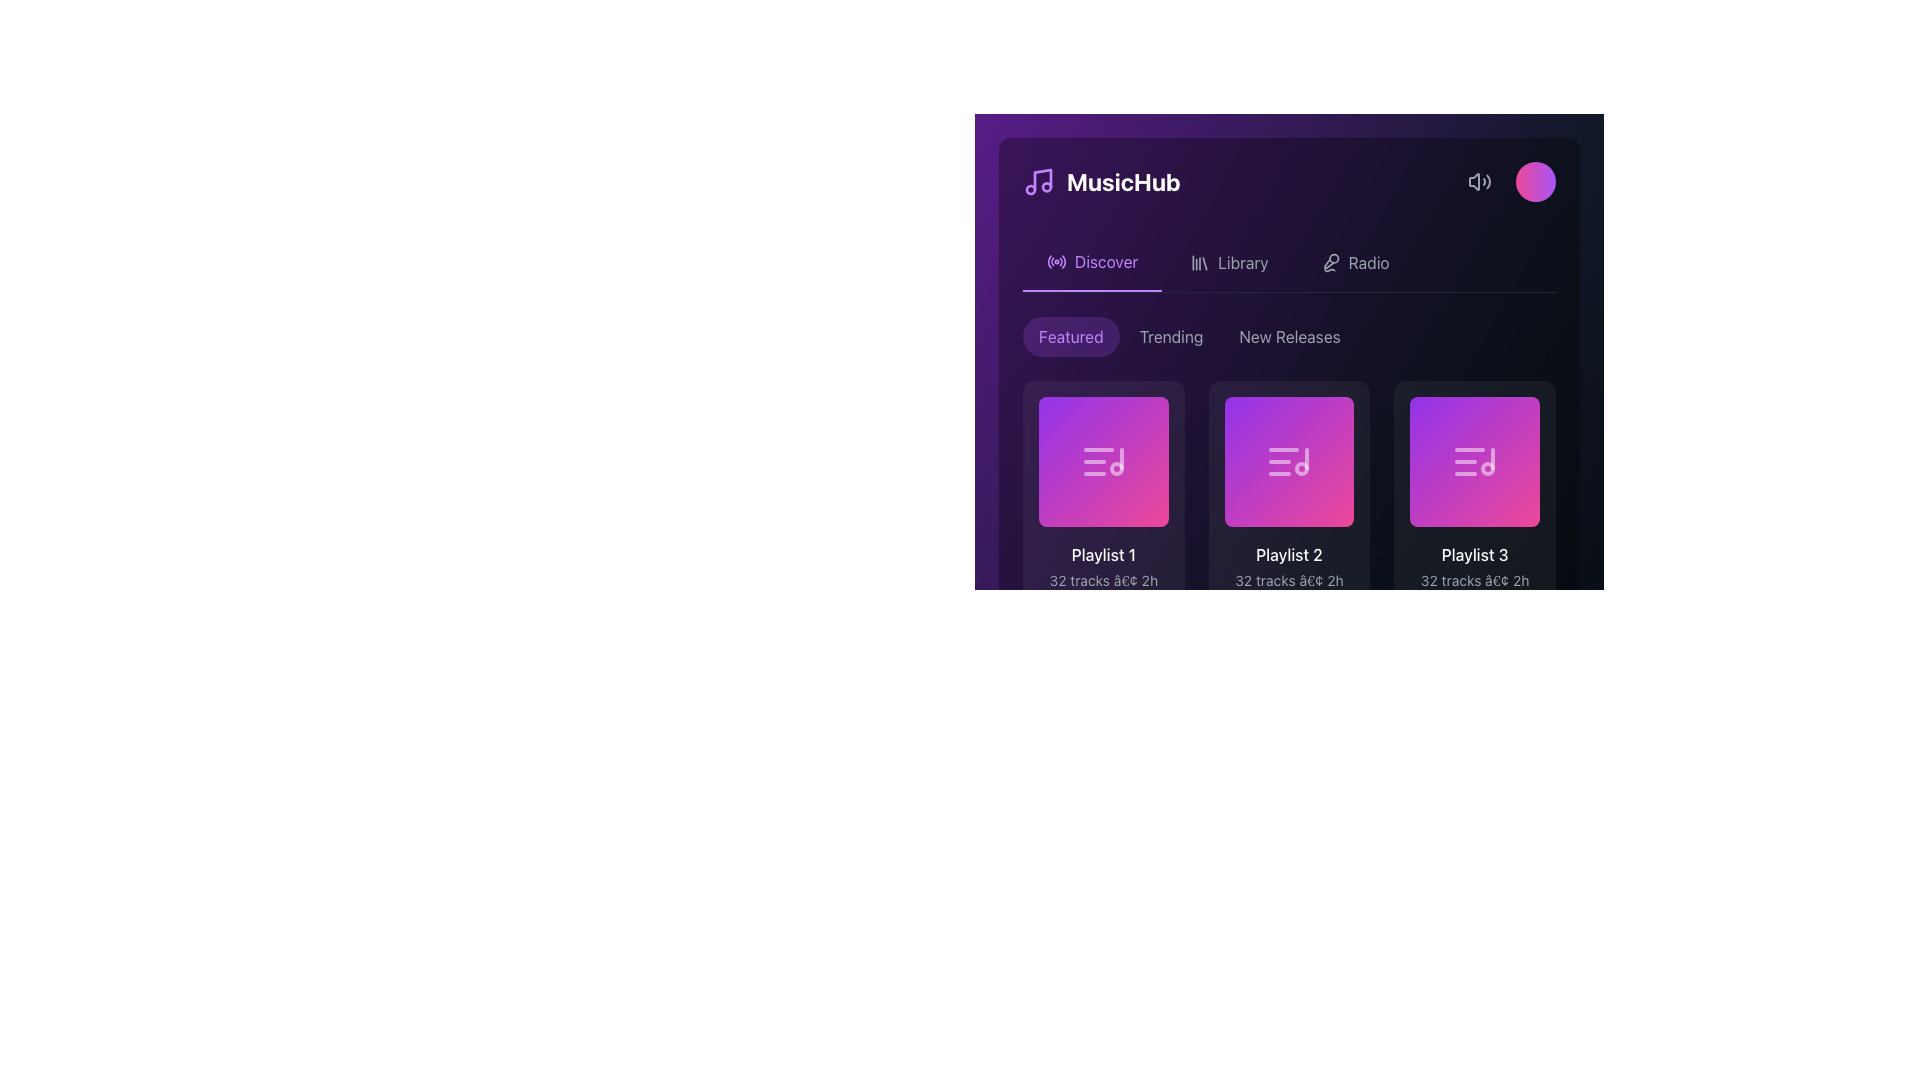  I want to click on the graphic icon representing 'Playlist 2' located in the second card under the 'Featured' tab, so click(1289, 461).